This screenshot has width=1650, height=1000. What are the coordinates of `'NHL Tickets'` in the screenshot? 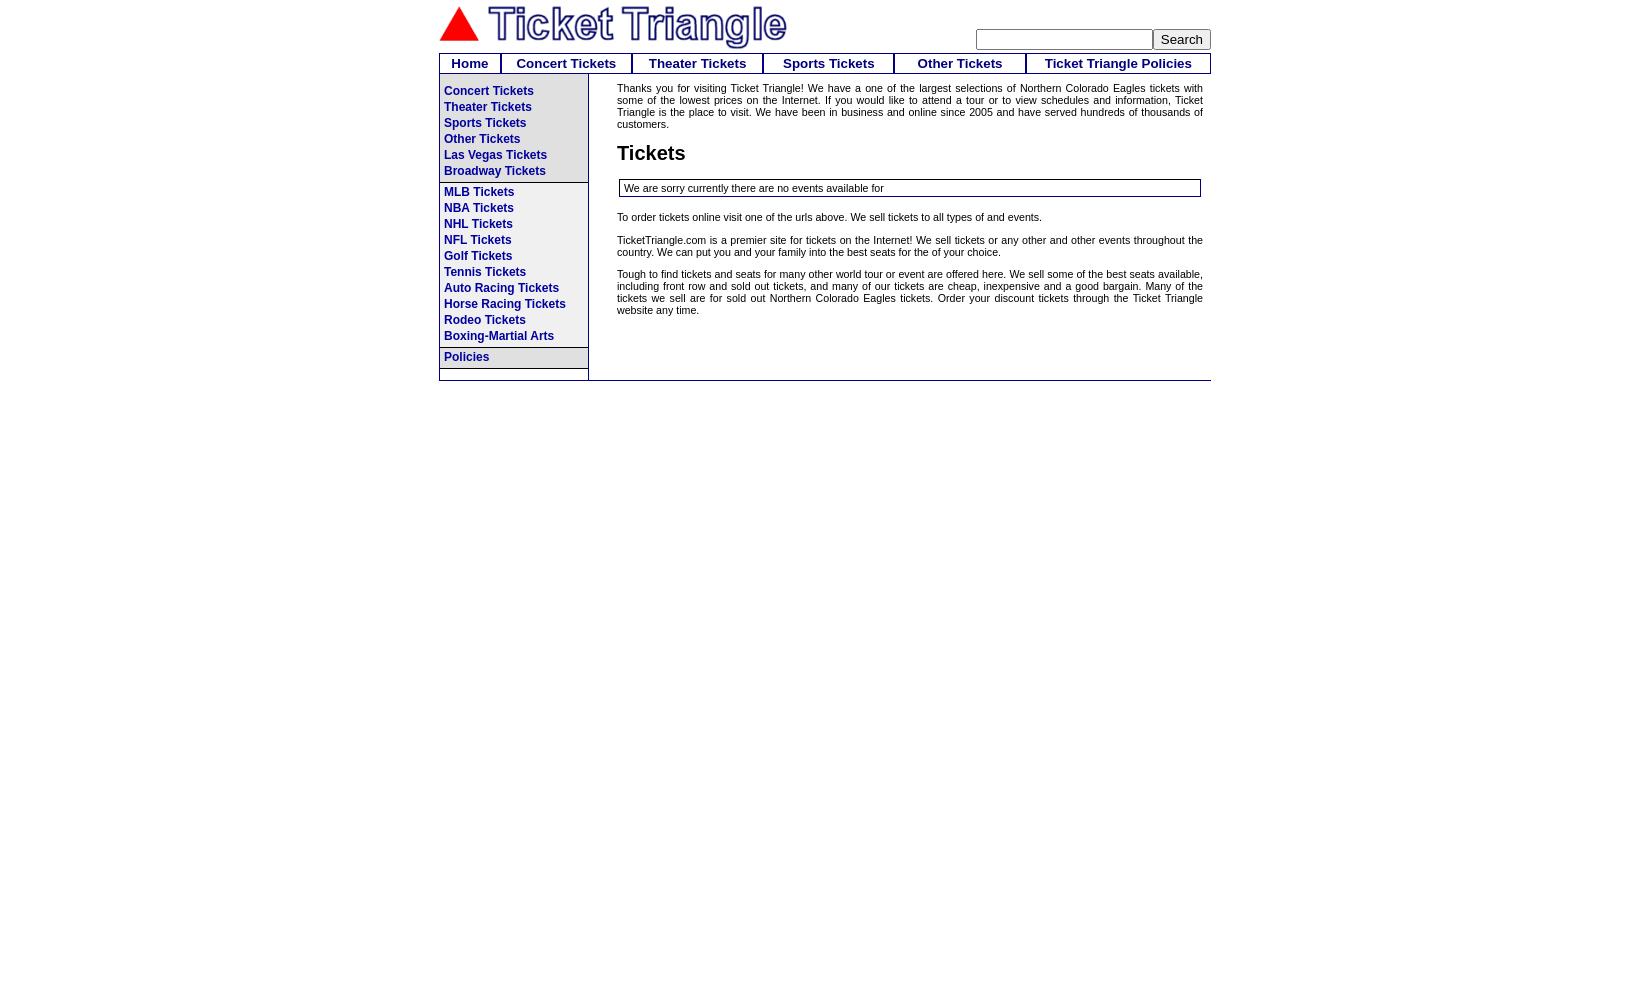 It's located at (477, 223).